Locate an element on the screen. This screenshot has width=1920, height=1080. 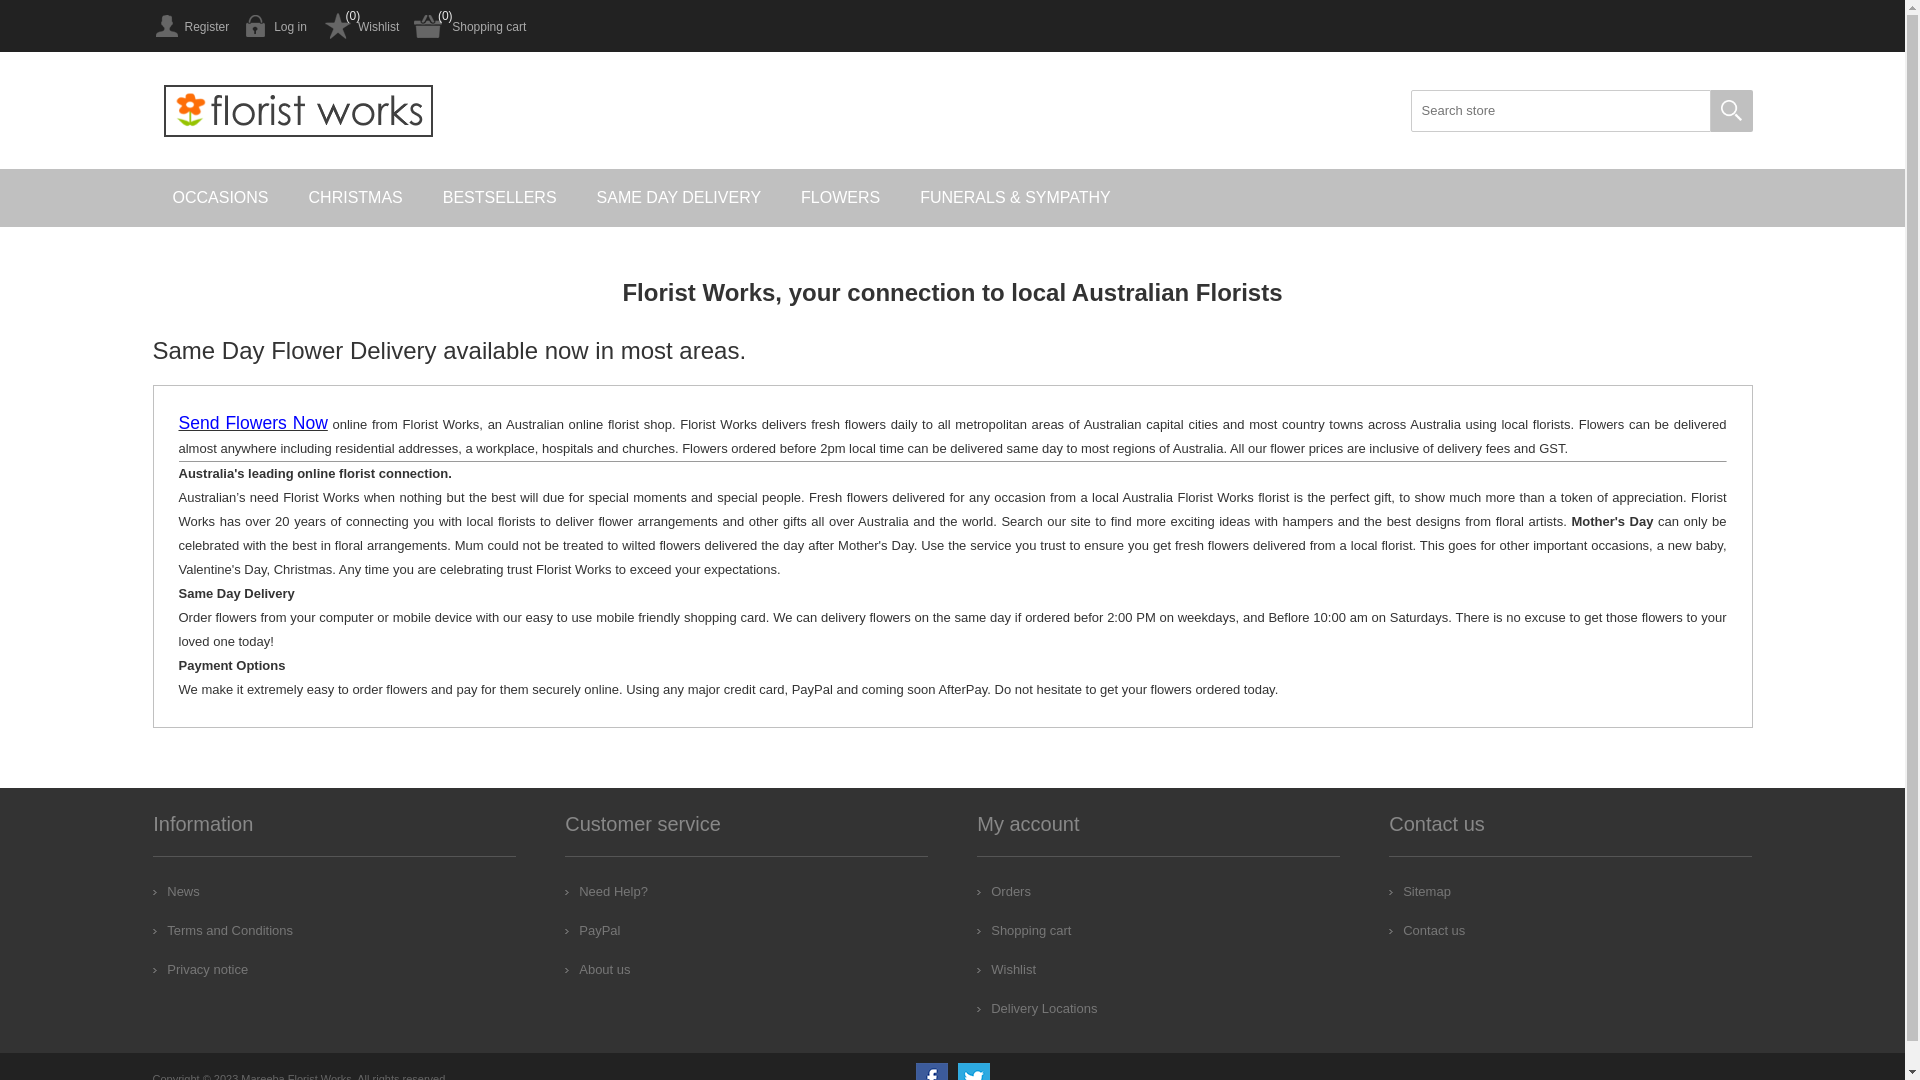
'SAME DAY DELIVERY' is located at coordinates (679, 197).